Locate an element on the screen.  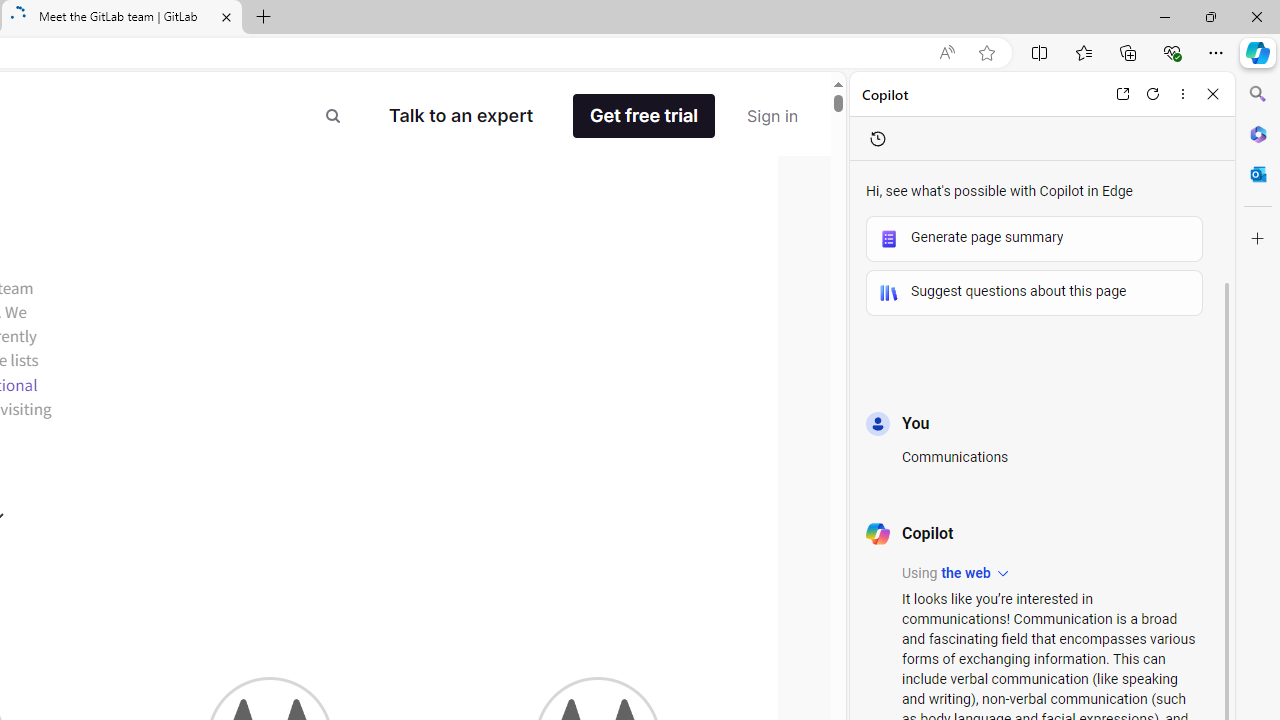
'Get free trial' is located at coordinates (658, 116).